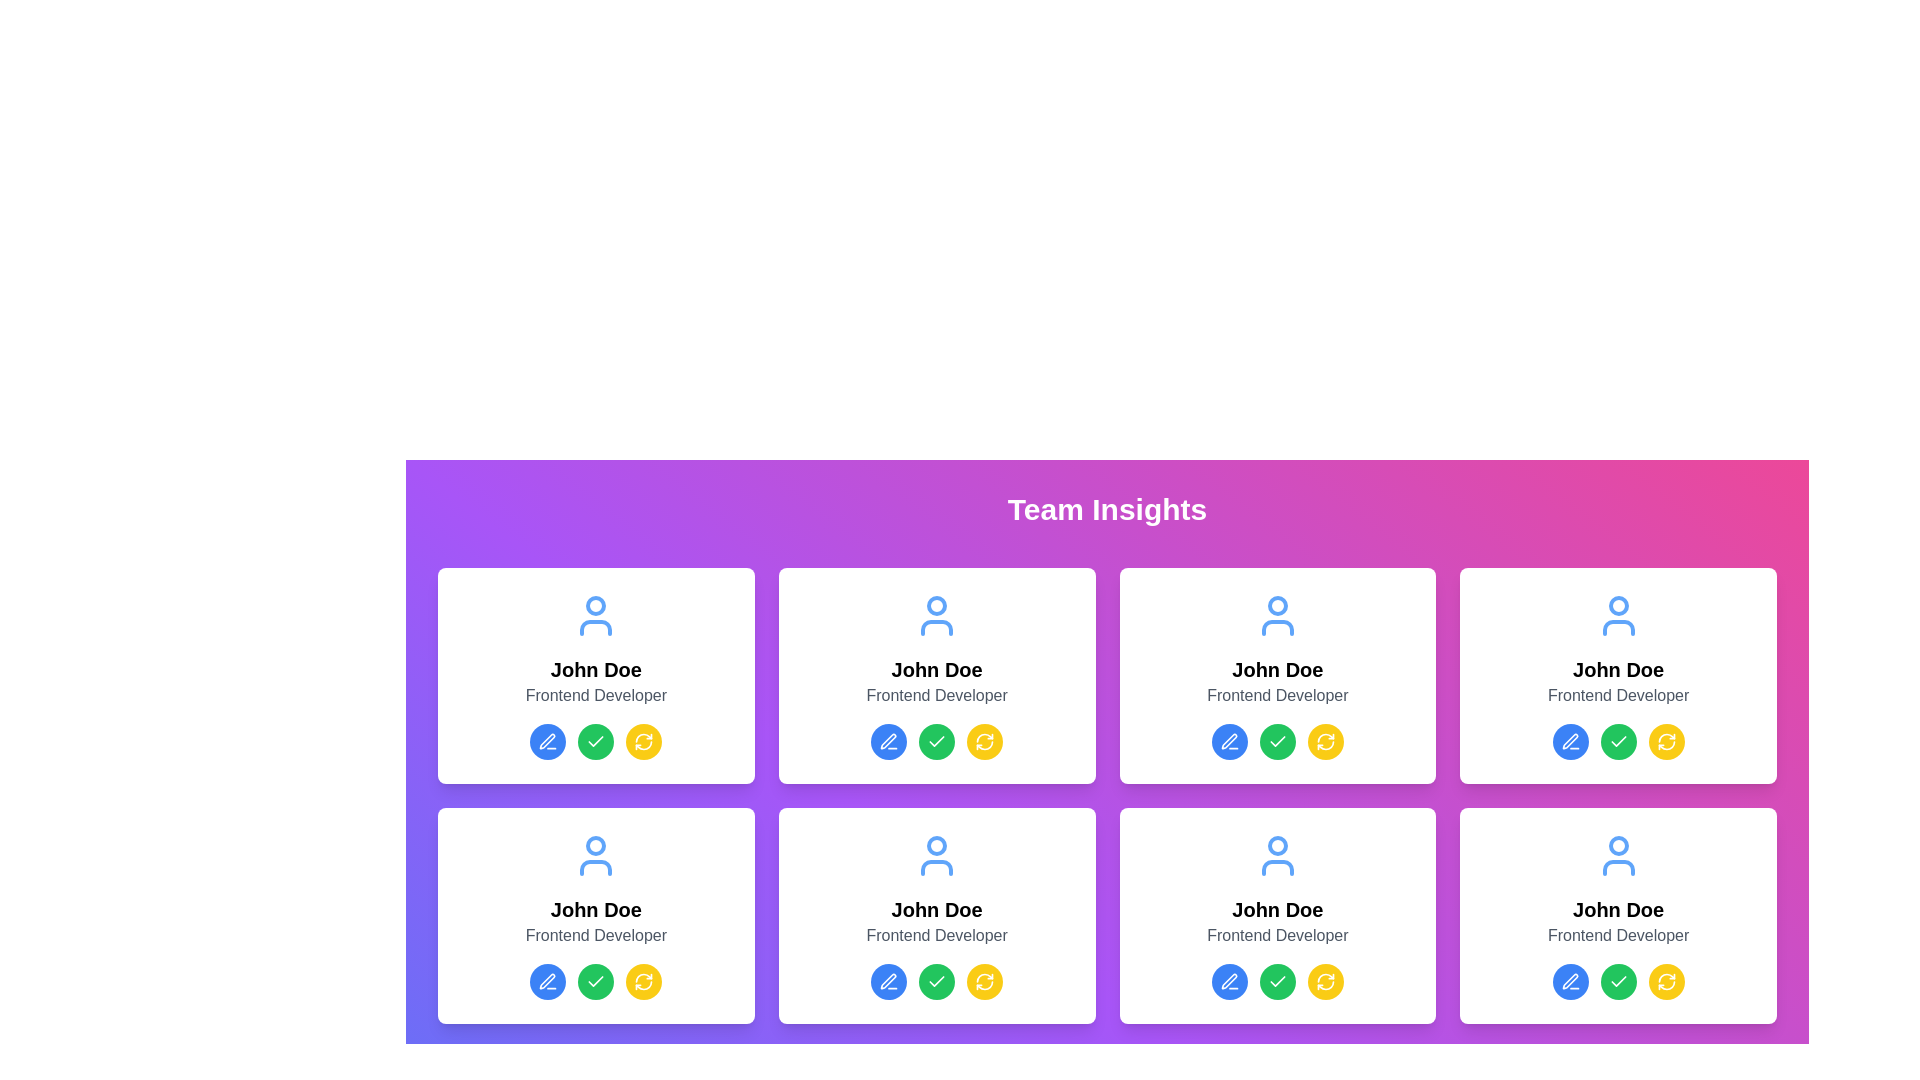 The height and width of the screenshot is (1080, 1920). I want to click on the graphic icon resembling a pen or pencil located inside the second card from the left in the second row, which is the leftmost icon among three in the bottom row, so click(547, 980).